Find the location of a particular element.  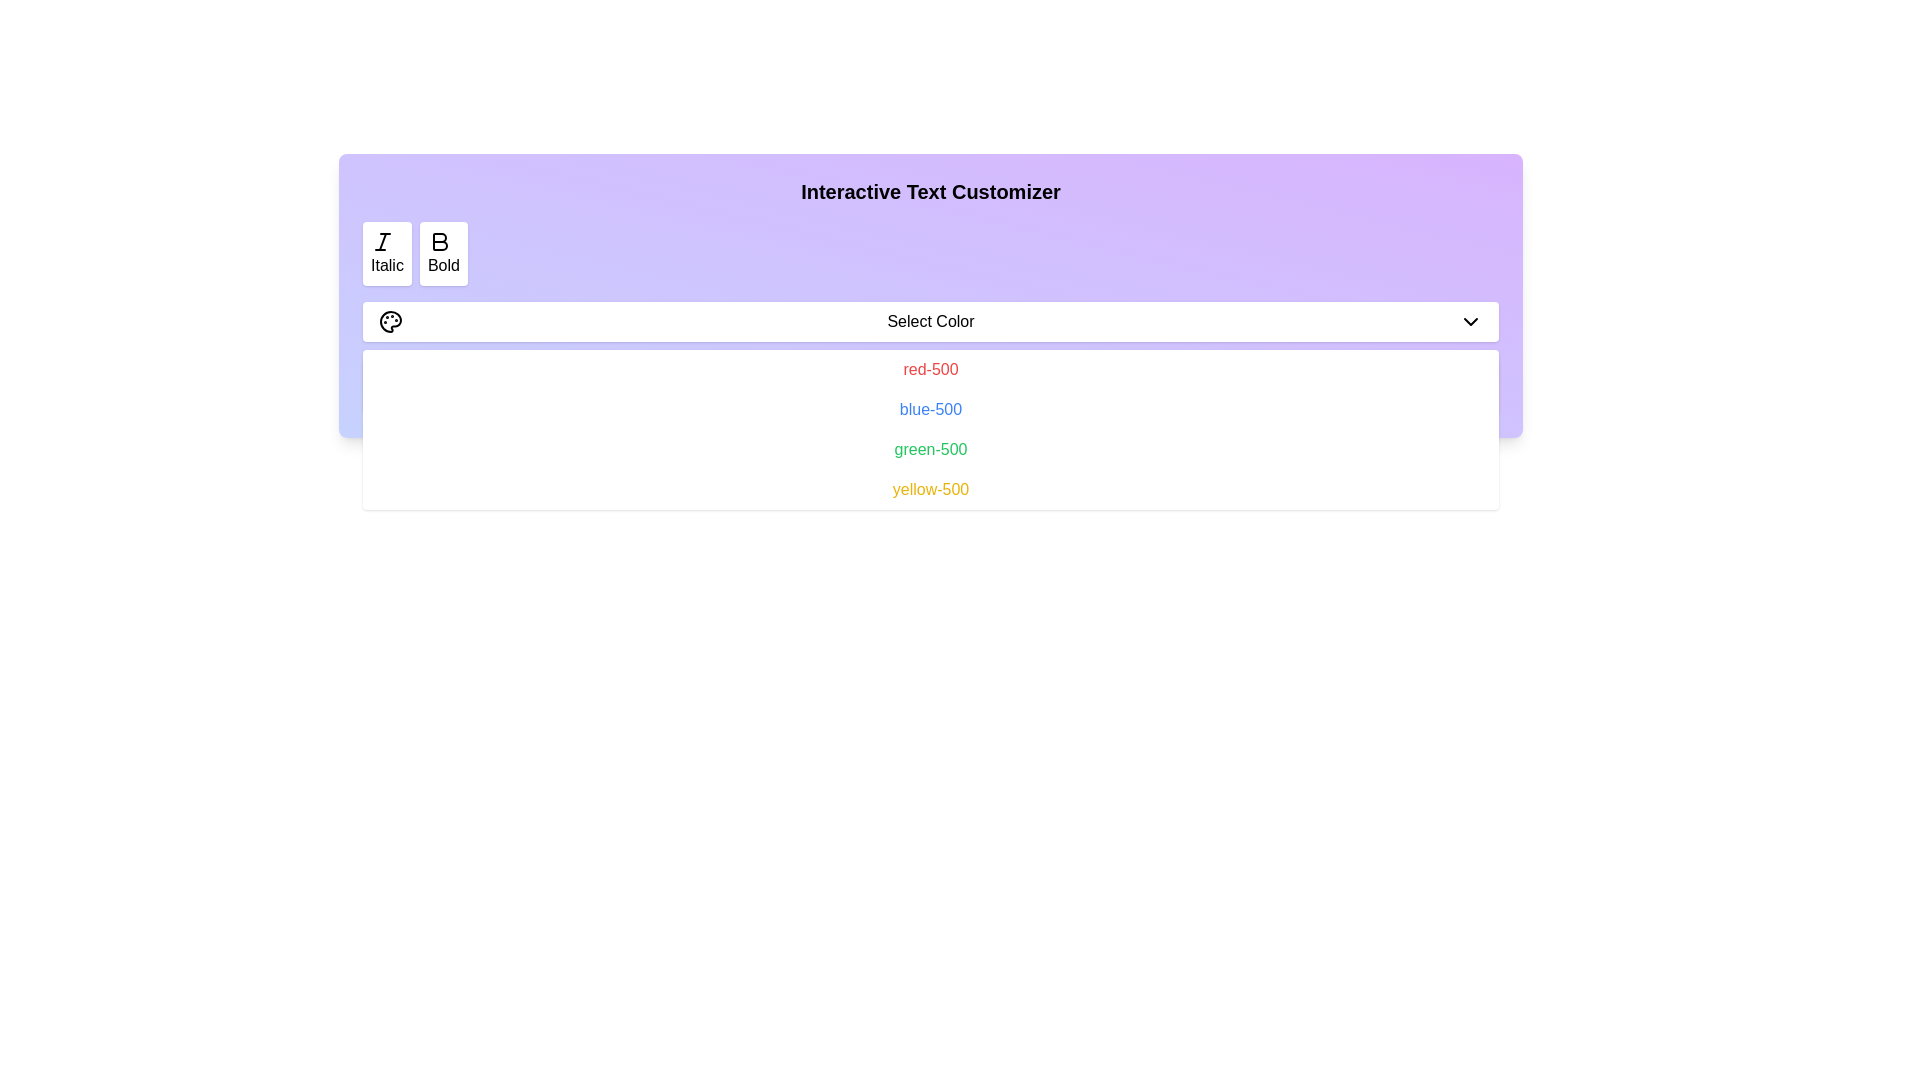

to select the 'red-500' option, which is the first item in the dropdown menu of the 'Interactive Text Customizer' component is located at coordinates (930, 370).